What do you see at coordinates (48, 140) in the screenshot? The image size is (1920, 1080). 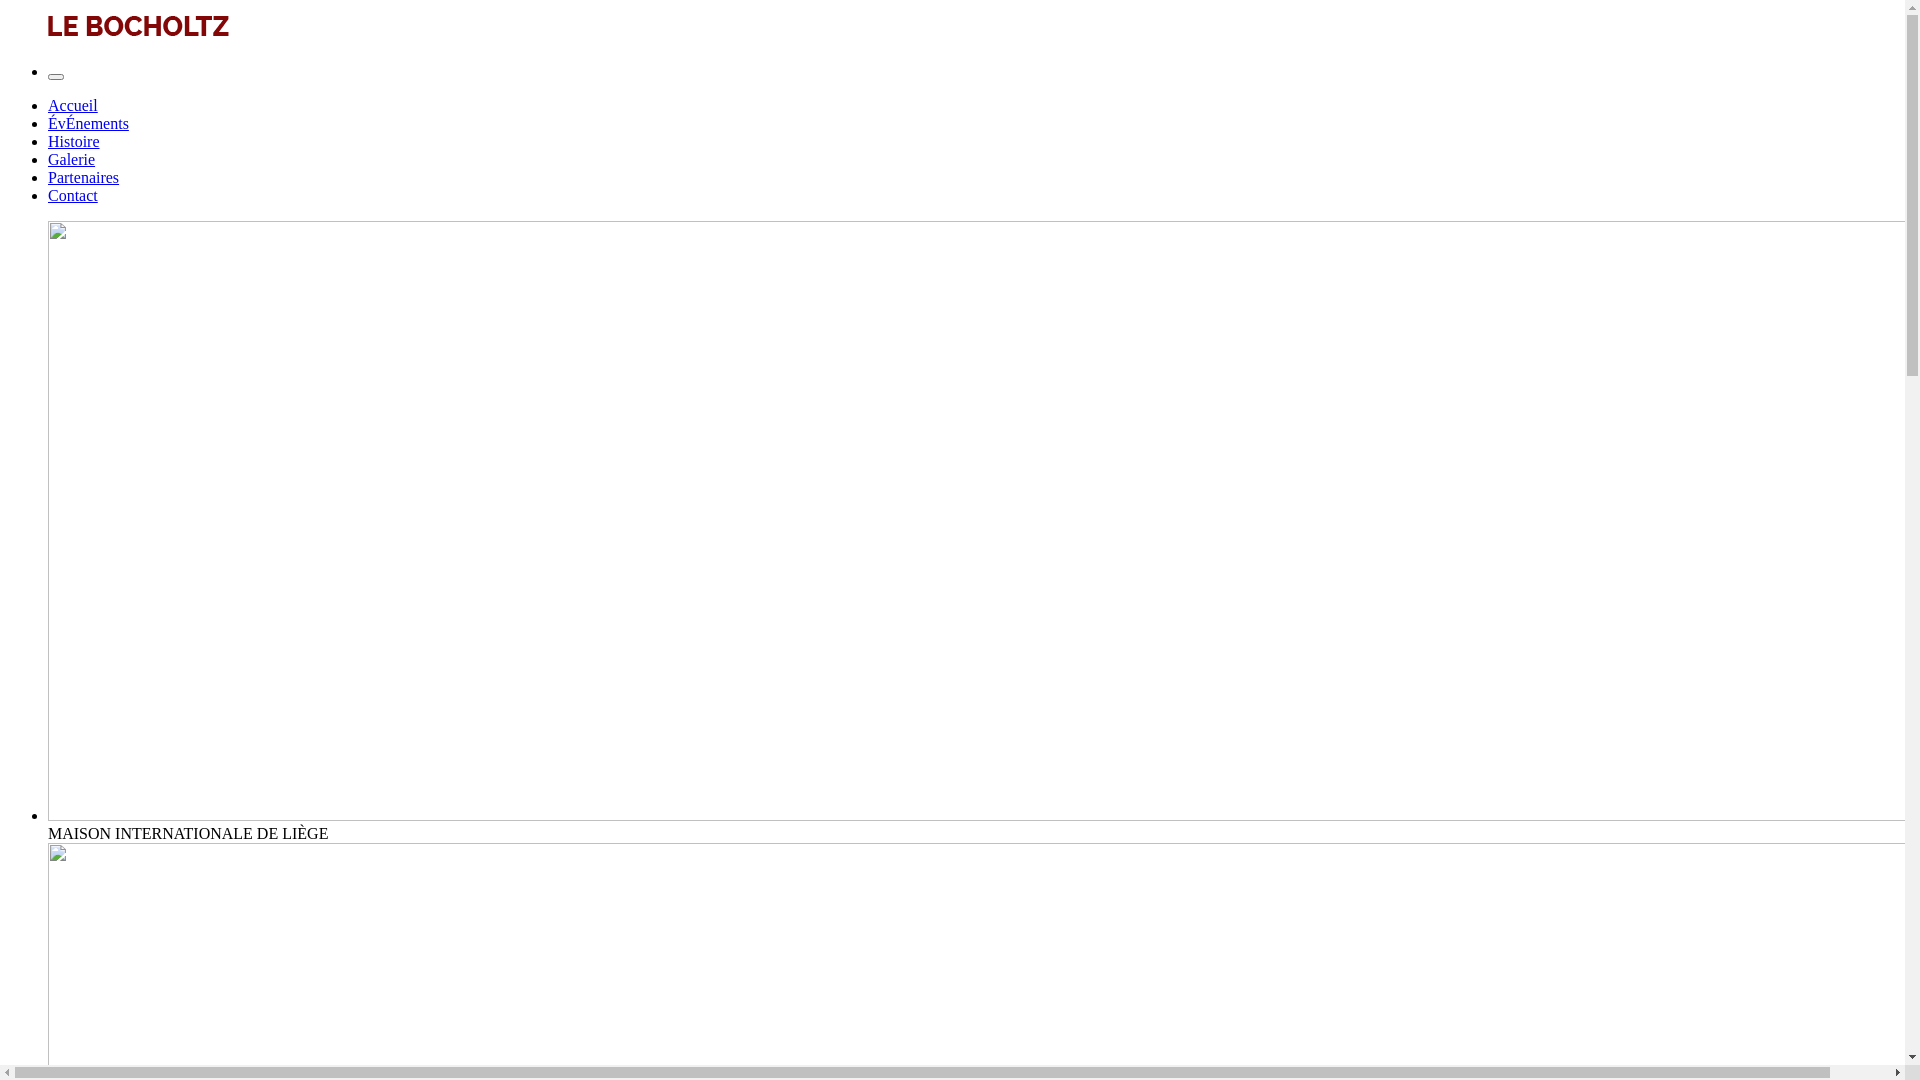 I see `'Histoire'` at bounding box center [48, 140].